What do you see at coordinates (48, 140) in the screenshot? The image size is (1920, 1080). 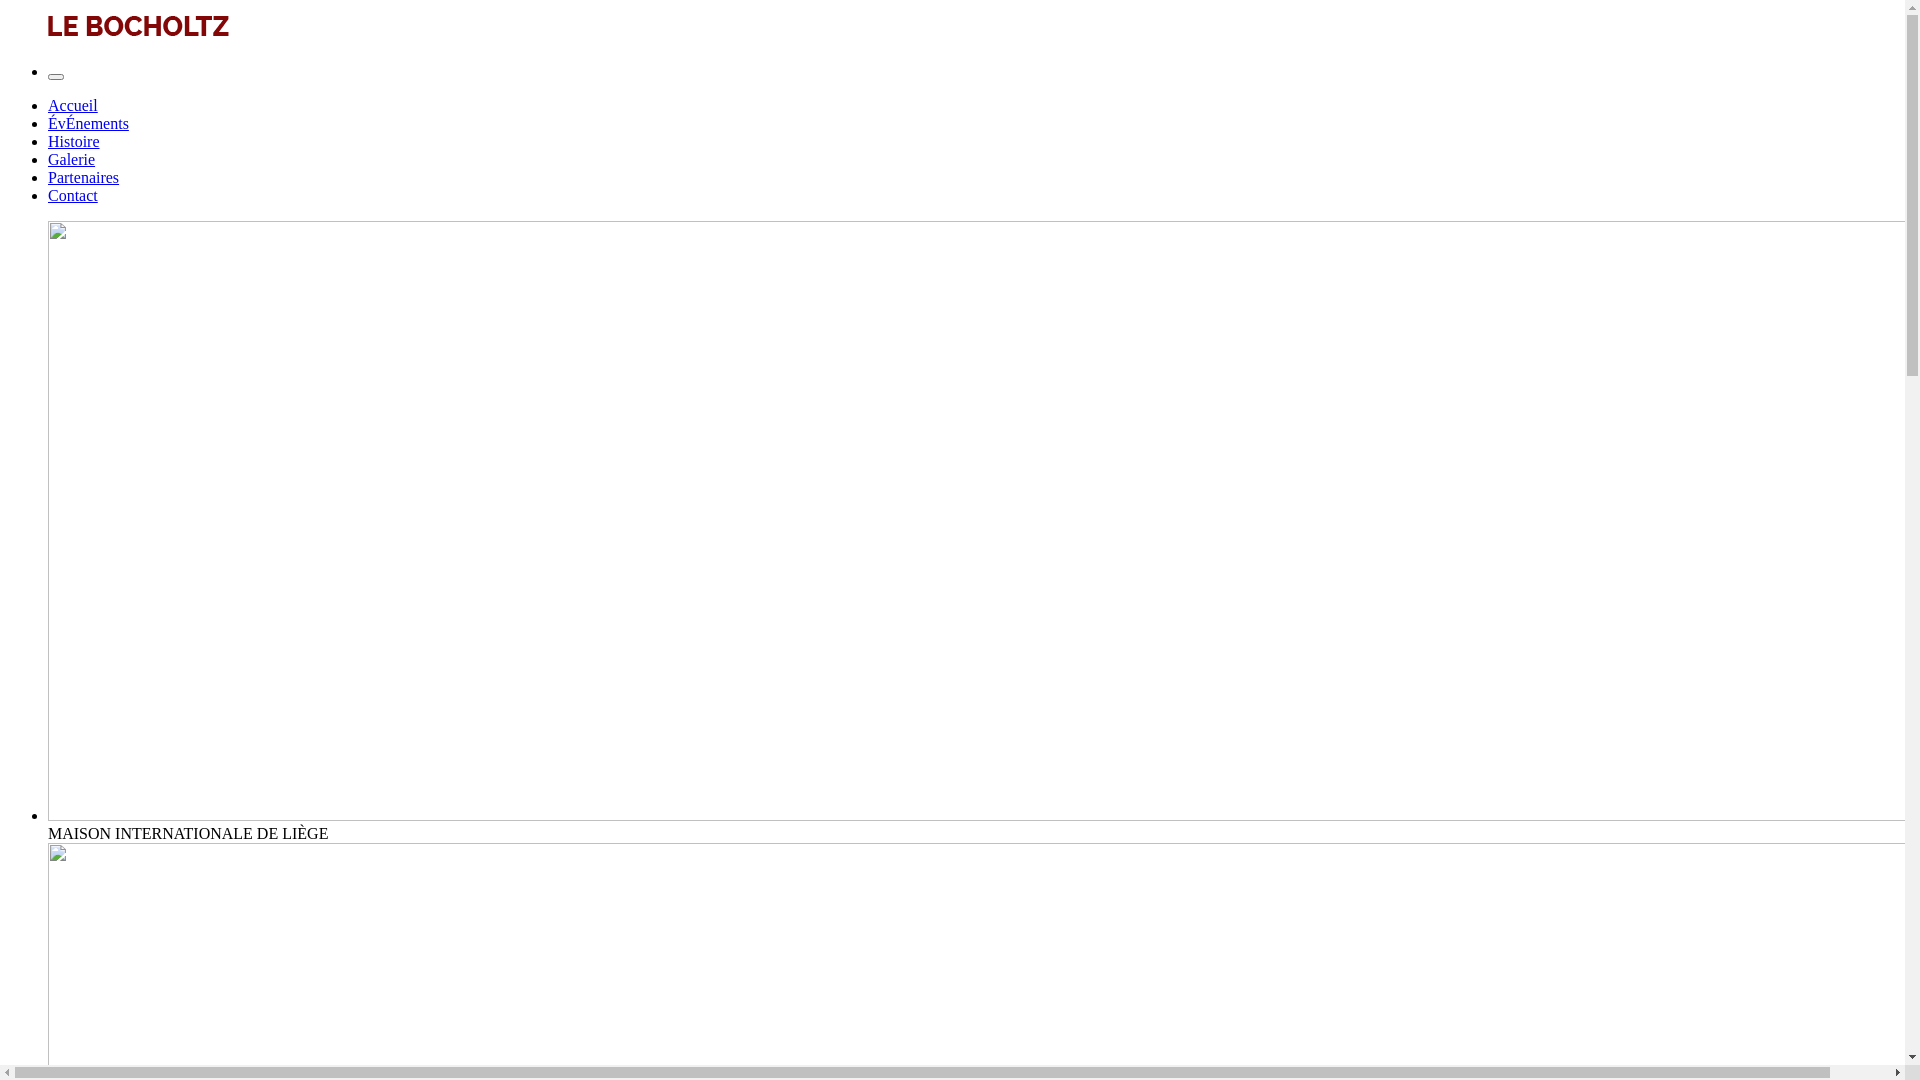 I see `'Histoire'` at bounding box center [48, 140].